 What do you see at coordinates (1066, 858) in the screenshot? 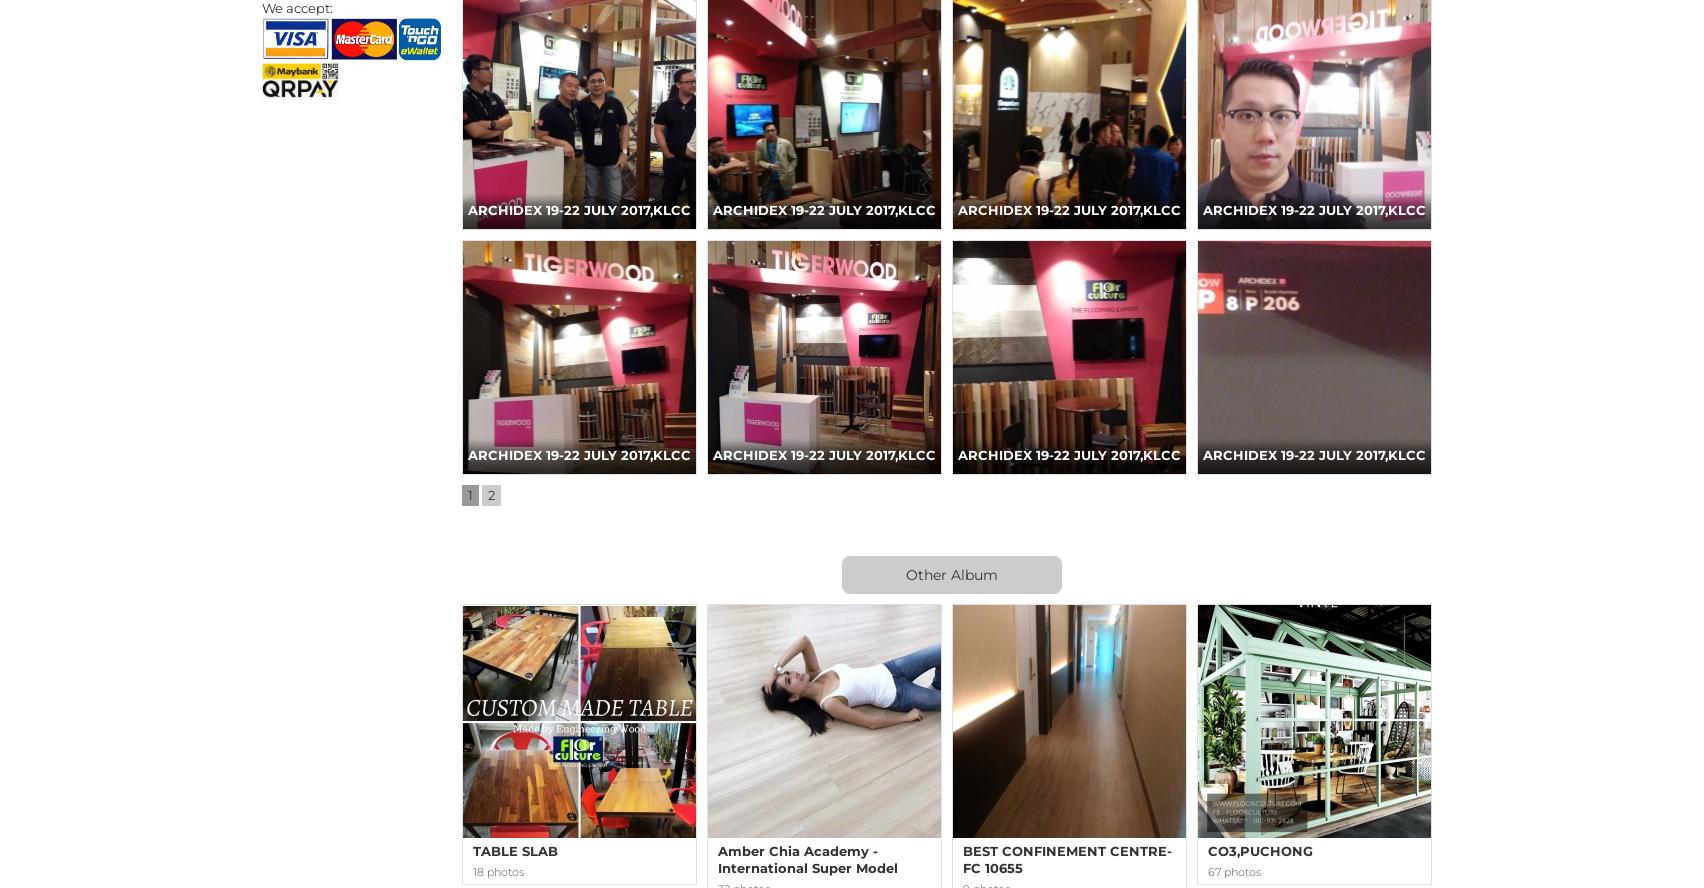
I see `'BEST CONFINEMENT CENTRE-FC 10655'` at bounding box center [1066, 858].